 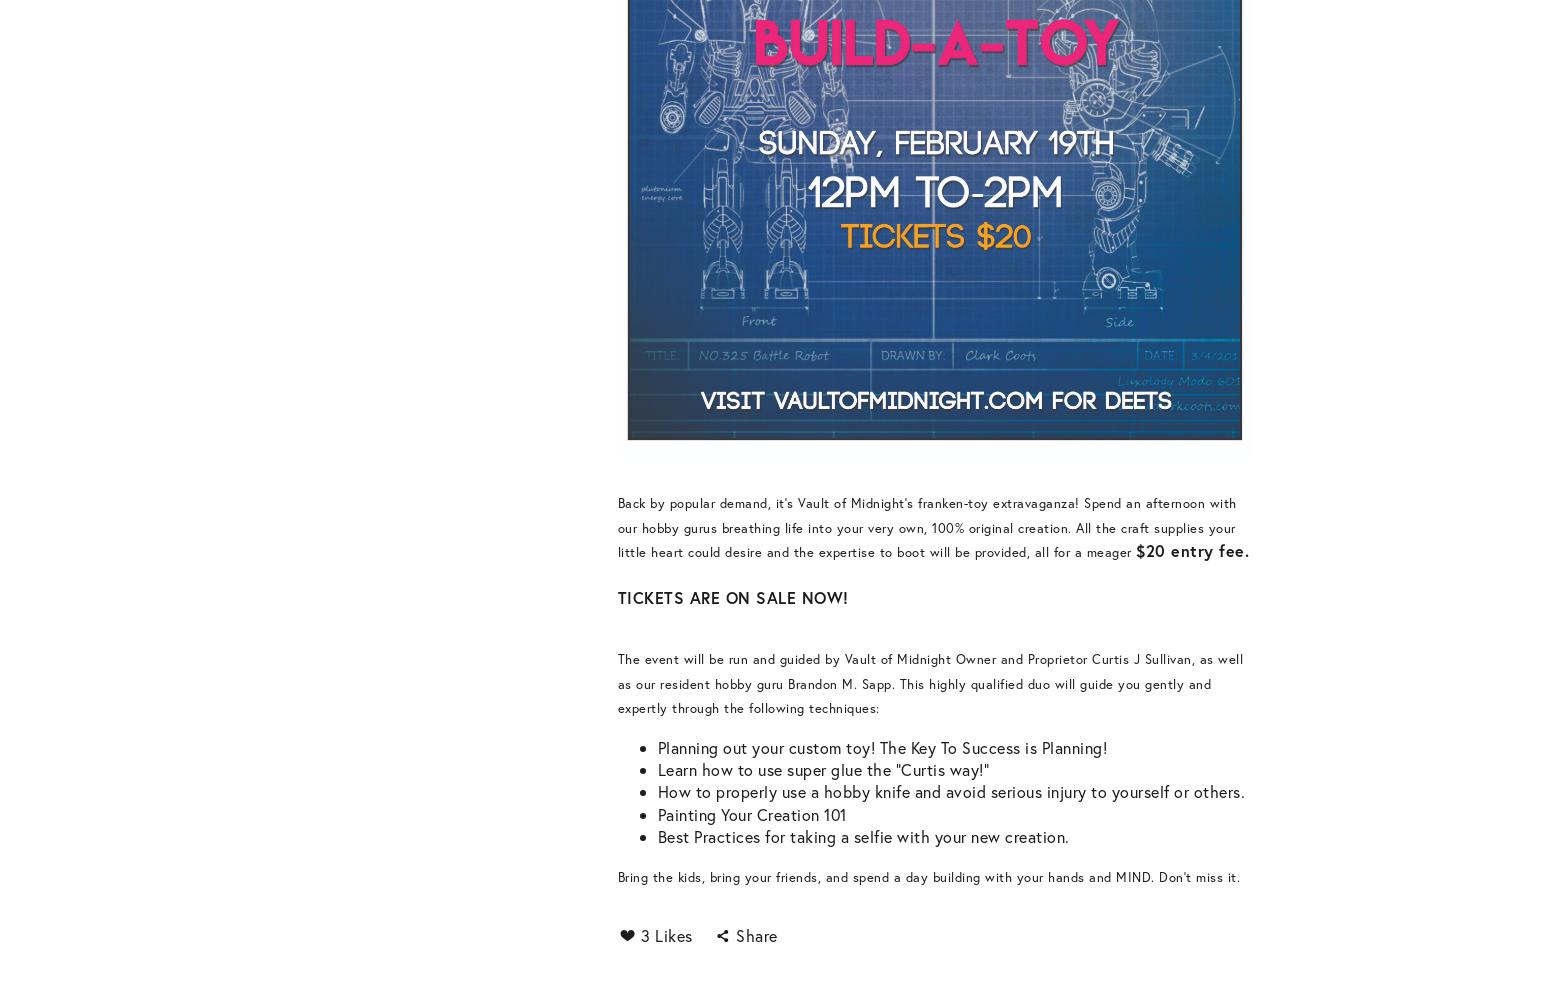 What do you see at coordinates (756, 934) in the screenshot?
I see `'Share'` at bounding box center [756, 934].